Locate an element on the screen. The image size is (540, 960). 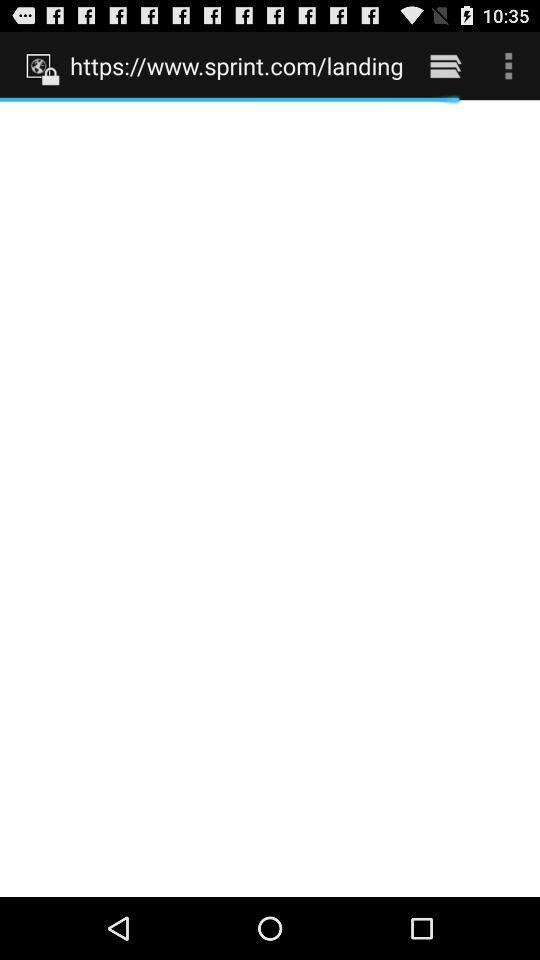
icon at the center is located at coordinates (270, 497).